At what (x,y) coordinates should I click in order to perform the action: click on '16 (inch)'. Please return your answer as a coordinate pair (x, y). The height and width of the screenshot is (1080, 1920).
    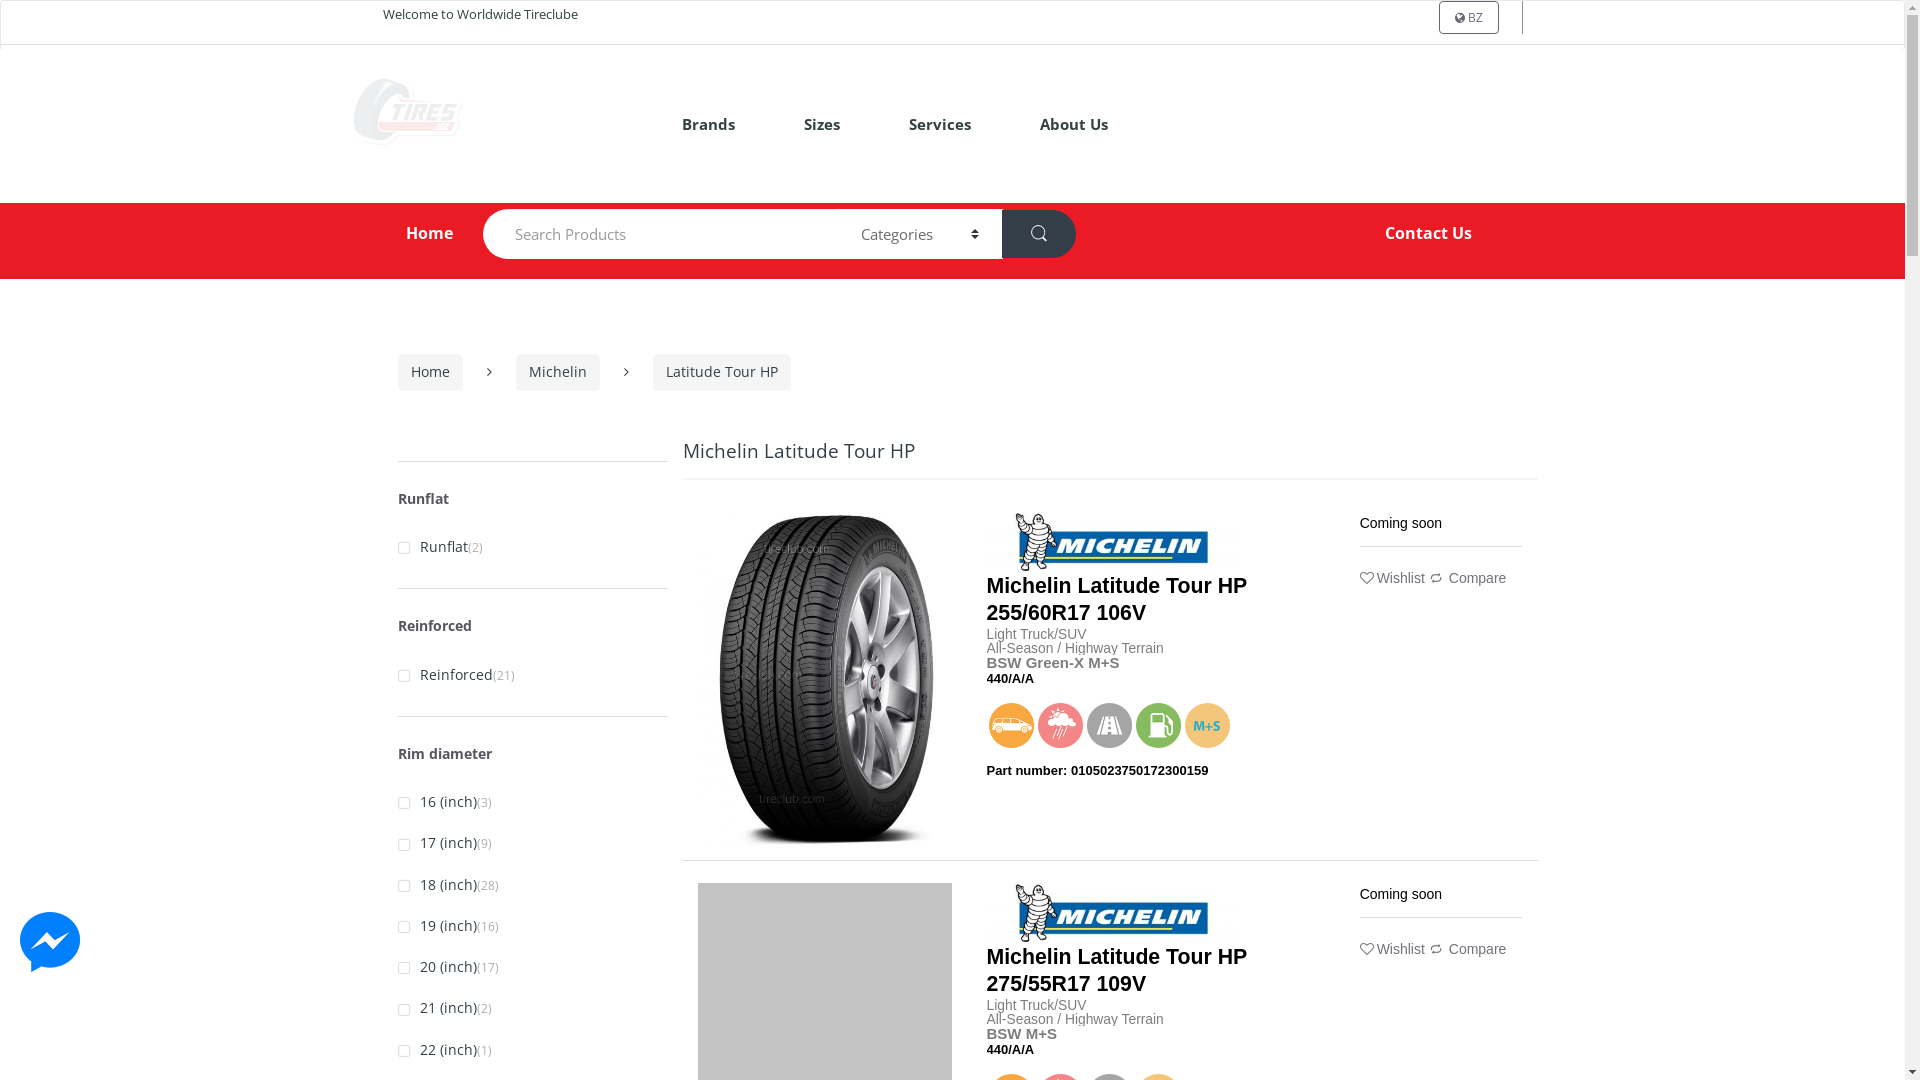
    Looking at the image, I should click on (436, 801).